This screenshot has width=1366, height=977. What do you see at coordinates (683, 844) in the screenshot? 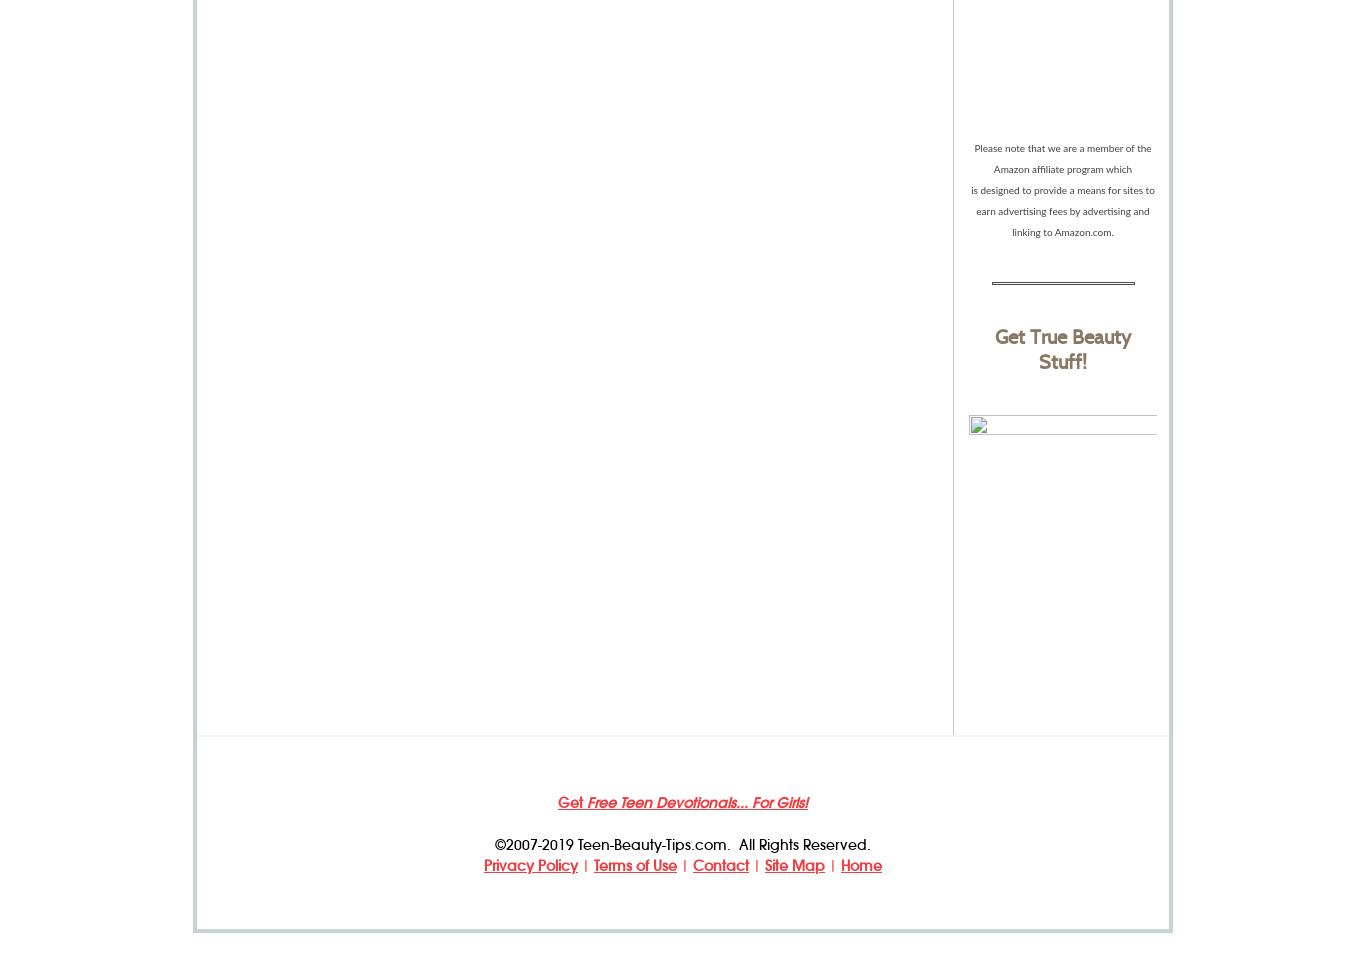
I see `'©2007-2019 Teen-Beauty-Tips.com.  All Rights Reserved.'` at bounding box center [683, 844].